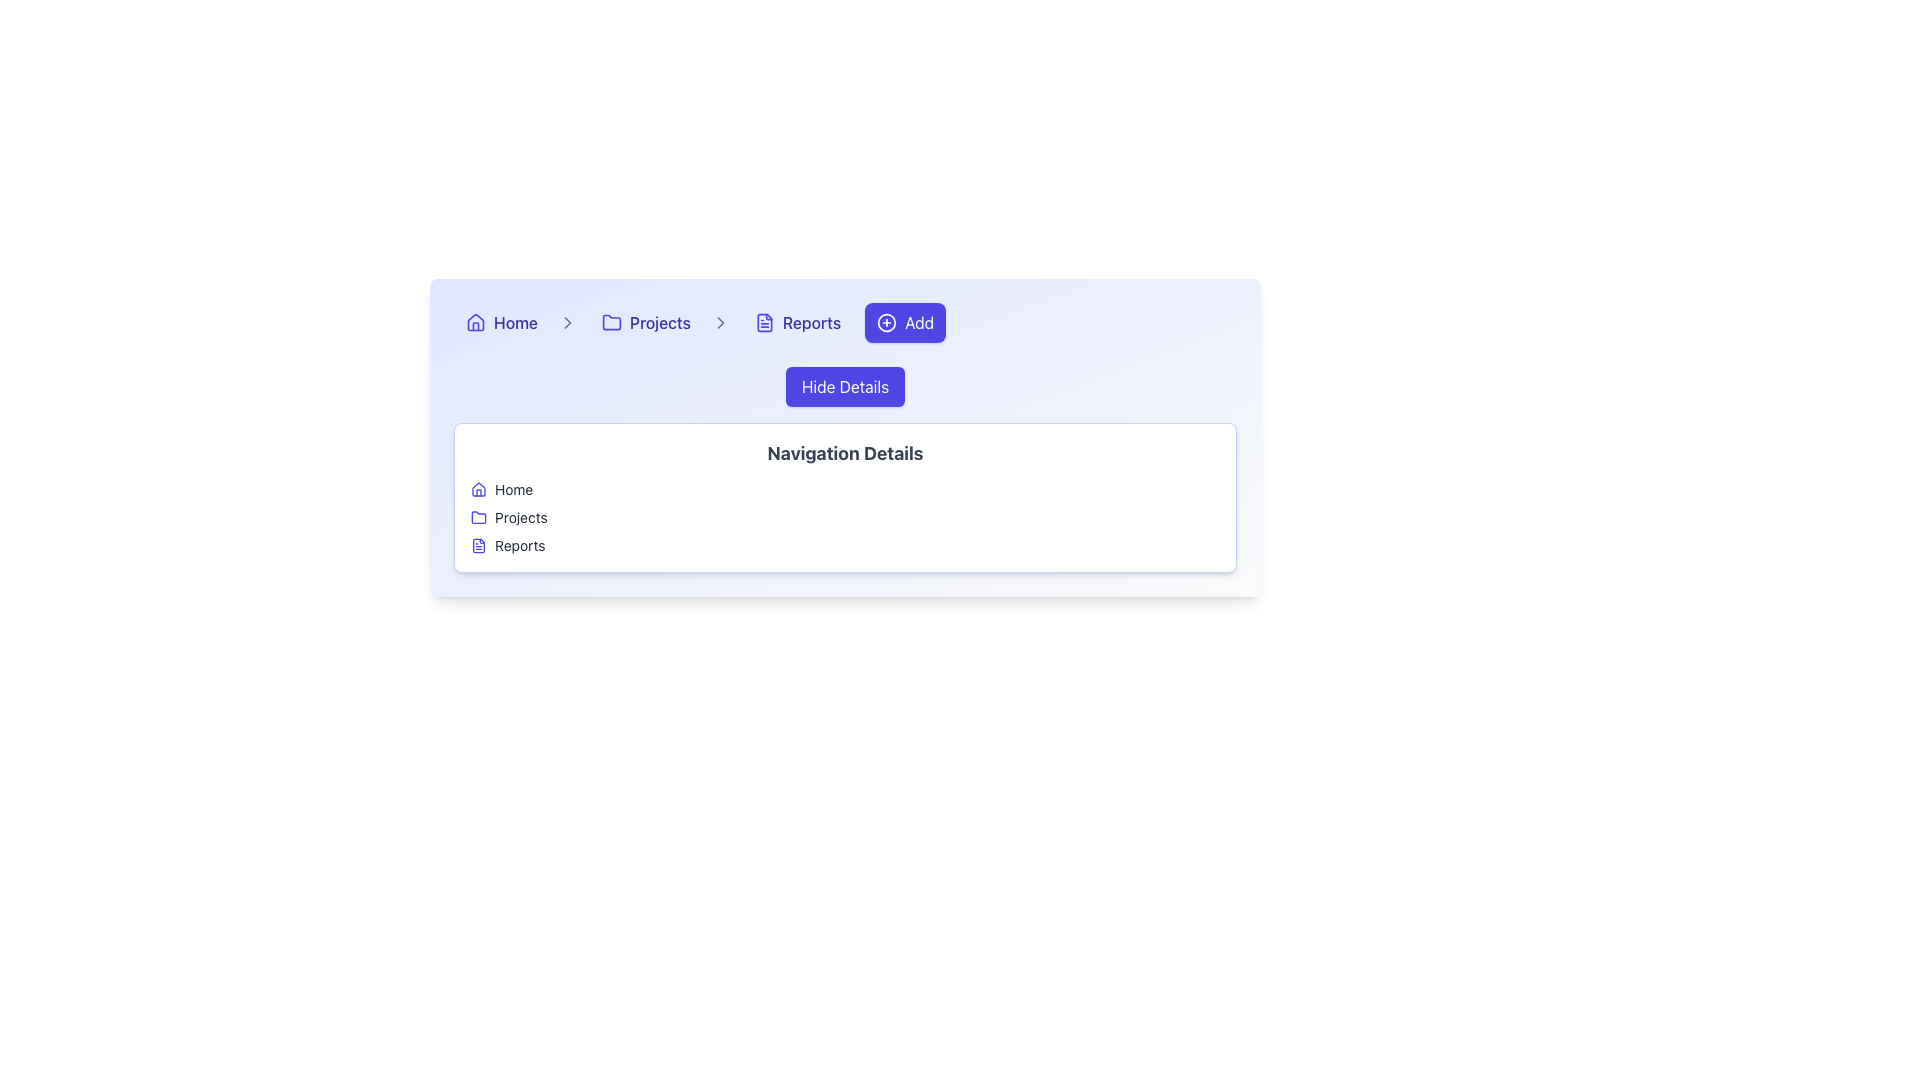 The width and height of the screenshot is (1920, 1080). I want to click on the right-pointing chevron arrow icon in the breadcrumb navigation bar located between 'Home' and 'Projects', so click(566, 322).